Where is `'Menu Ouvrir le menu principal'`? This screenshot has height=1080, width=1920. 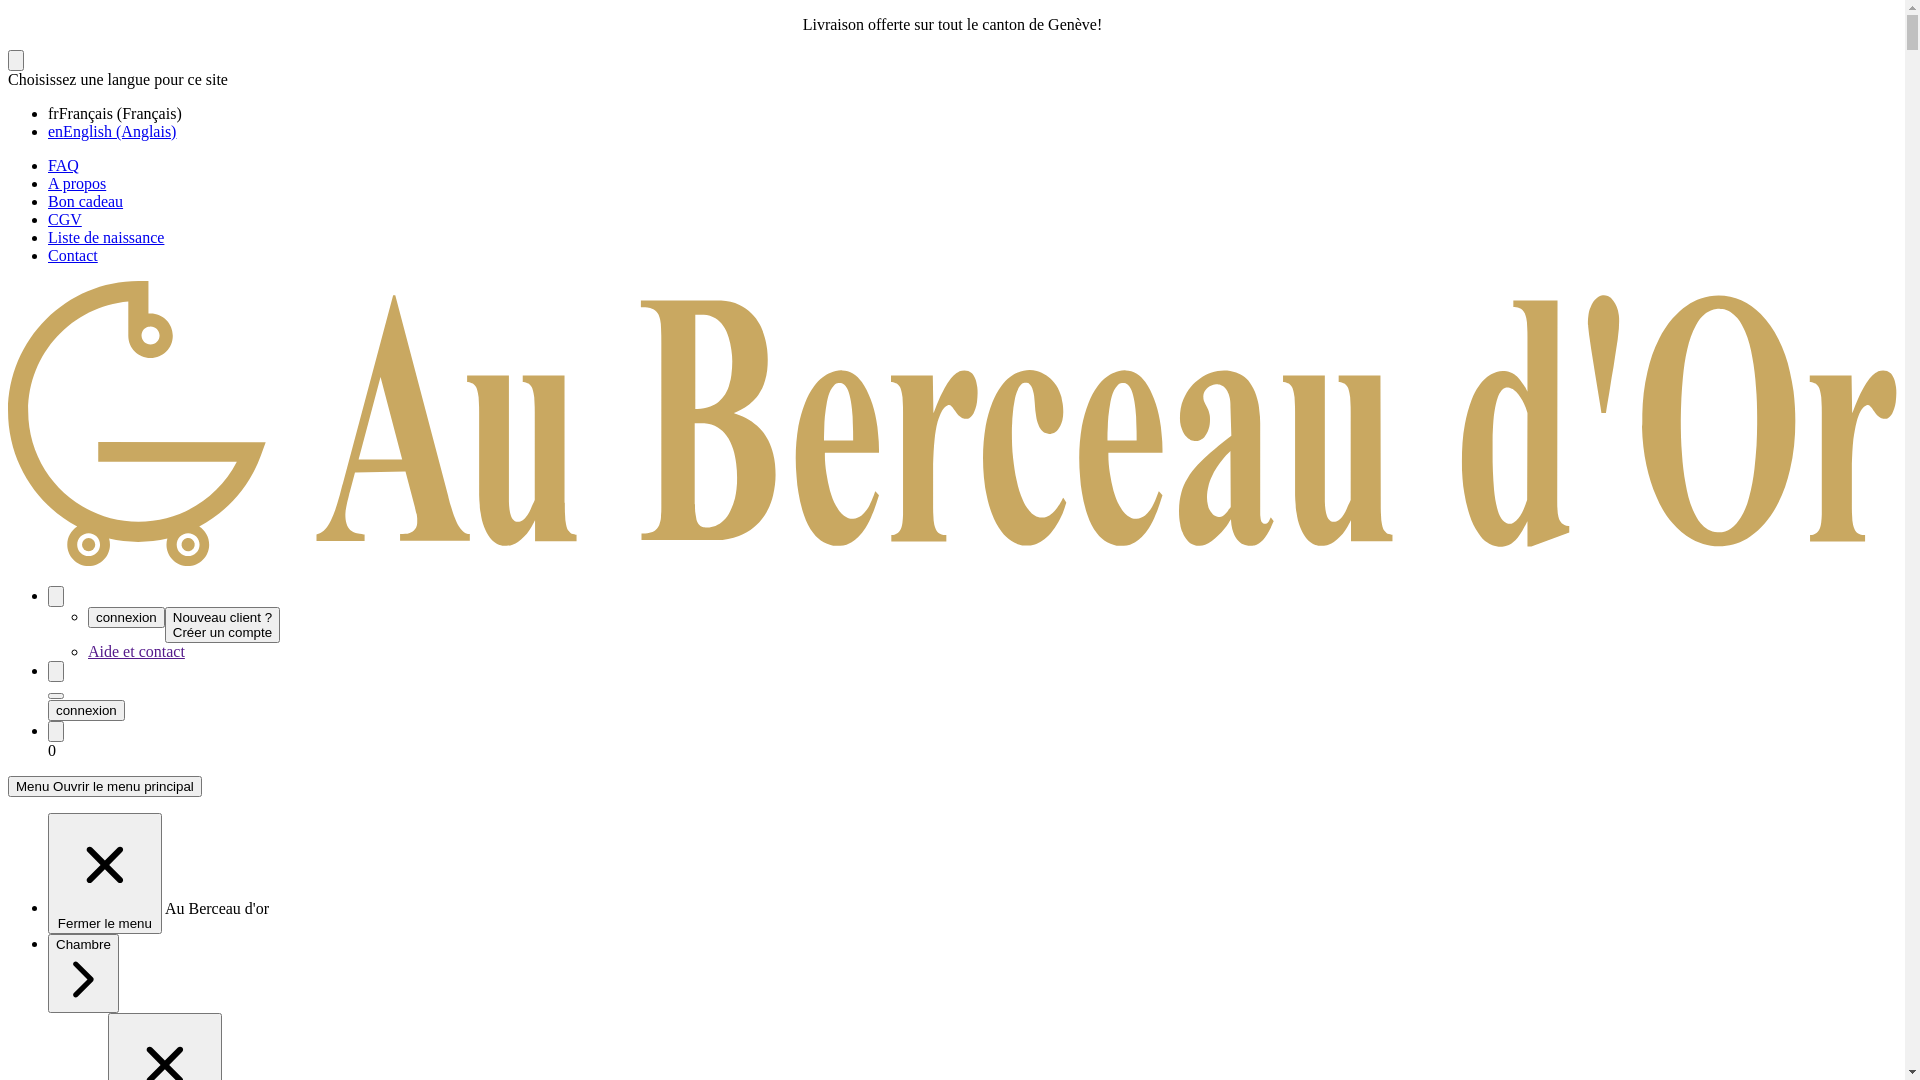 'Menu Ouvrir le menu principal' is located at coordinates (104, 785).